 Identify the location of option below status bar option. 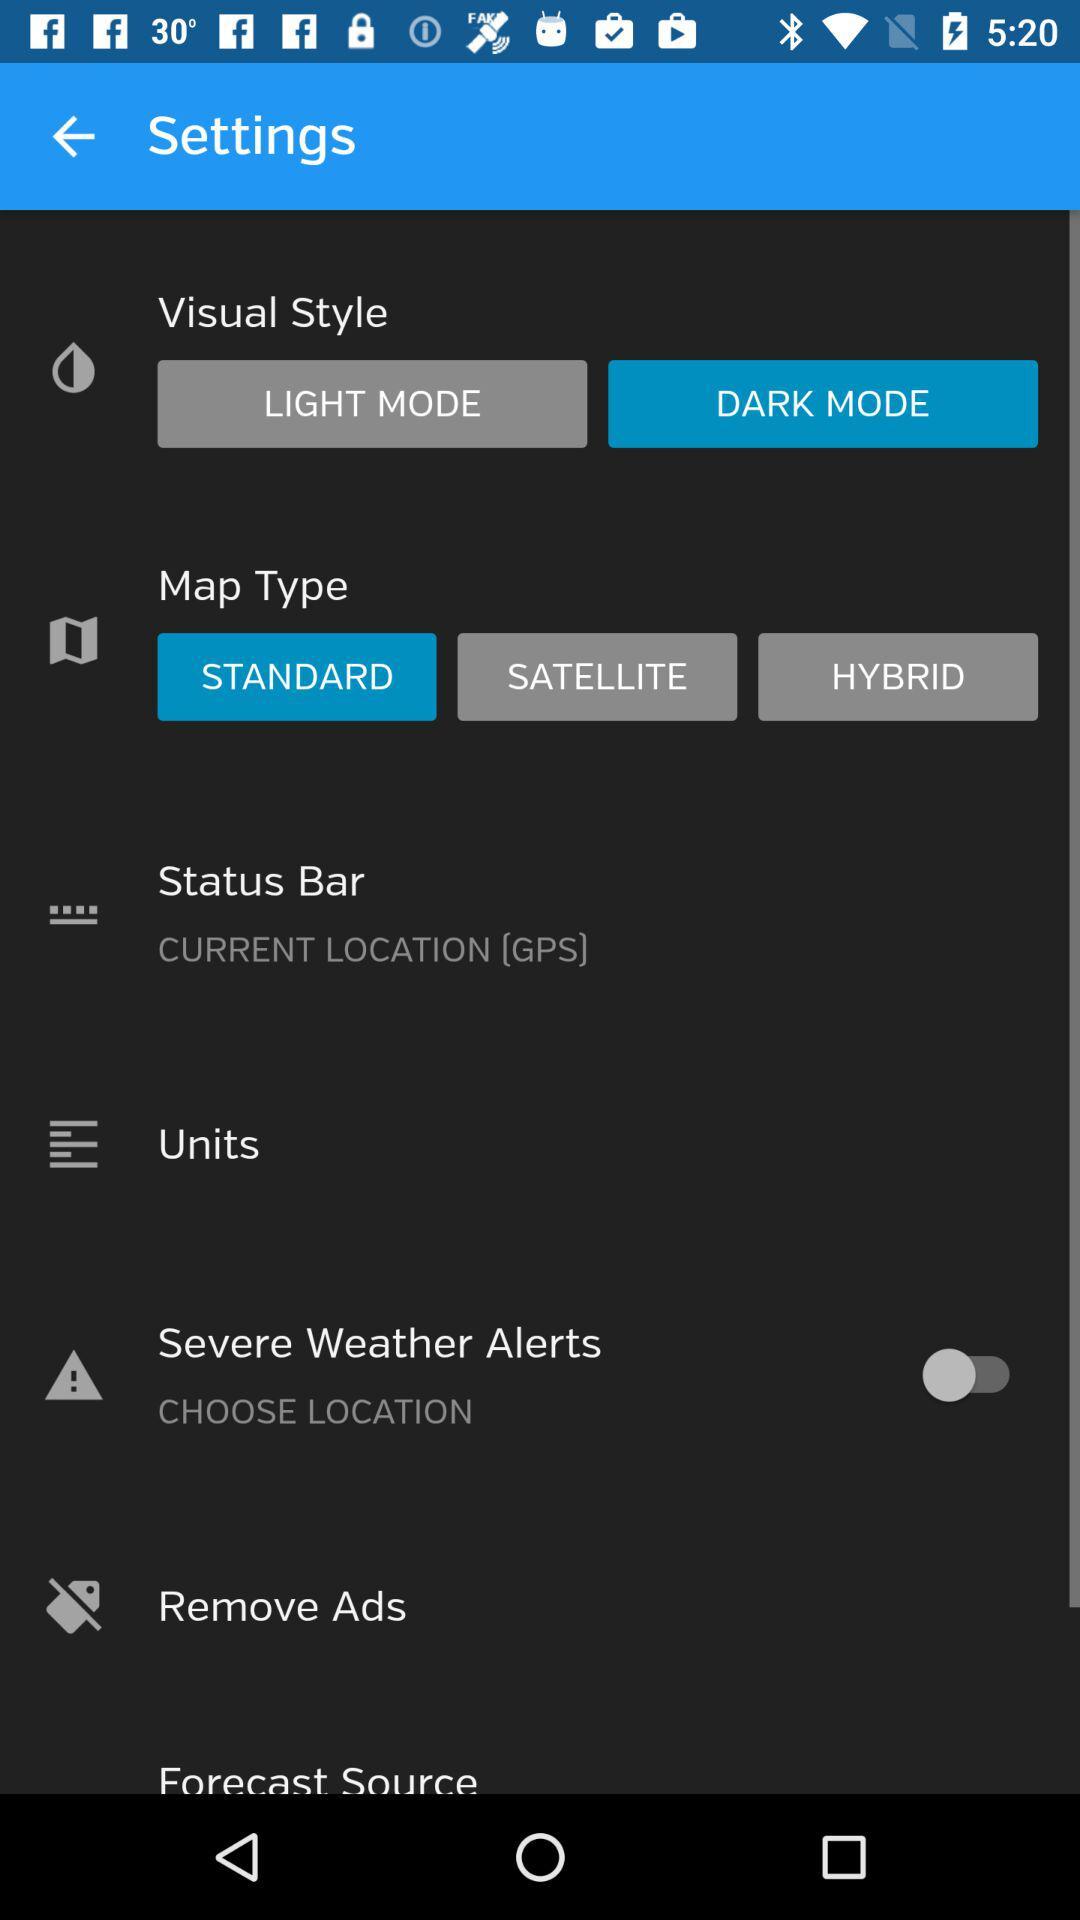
(540, 1144).